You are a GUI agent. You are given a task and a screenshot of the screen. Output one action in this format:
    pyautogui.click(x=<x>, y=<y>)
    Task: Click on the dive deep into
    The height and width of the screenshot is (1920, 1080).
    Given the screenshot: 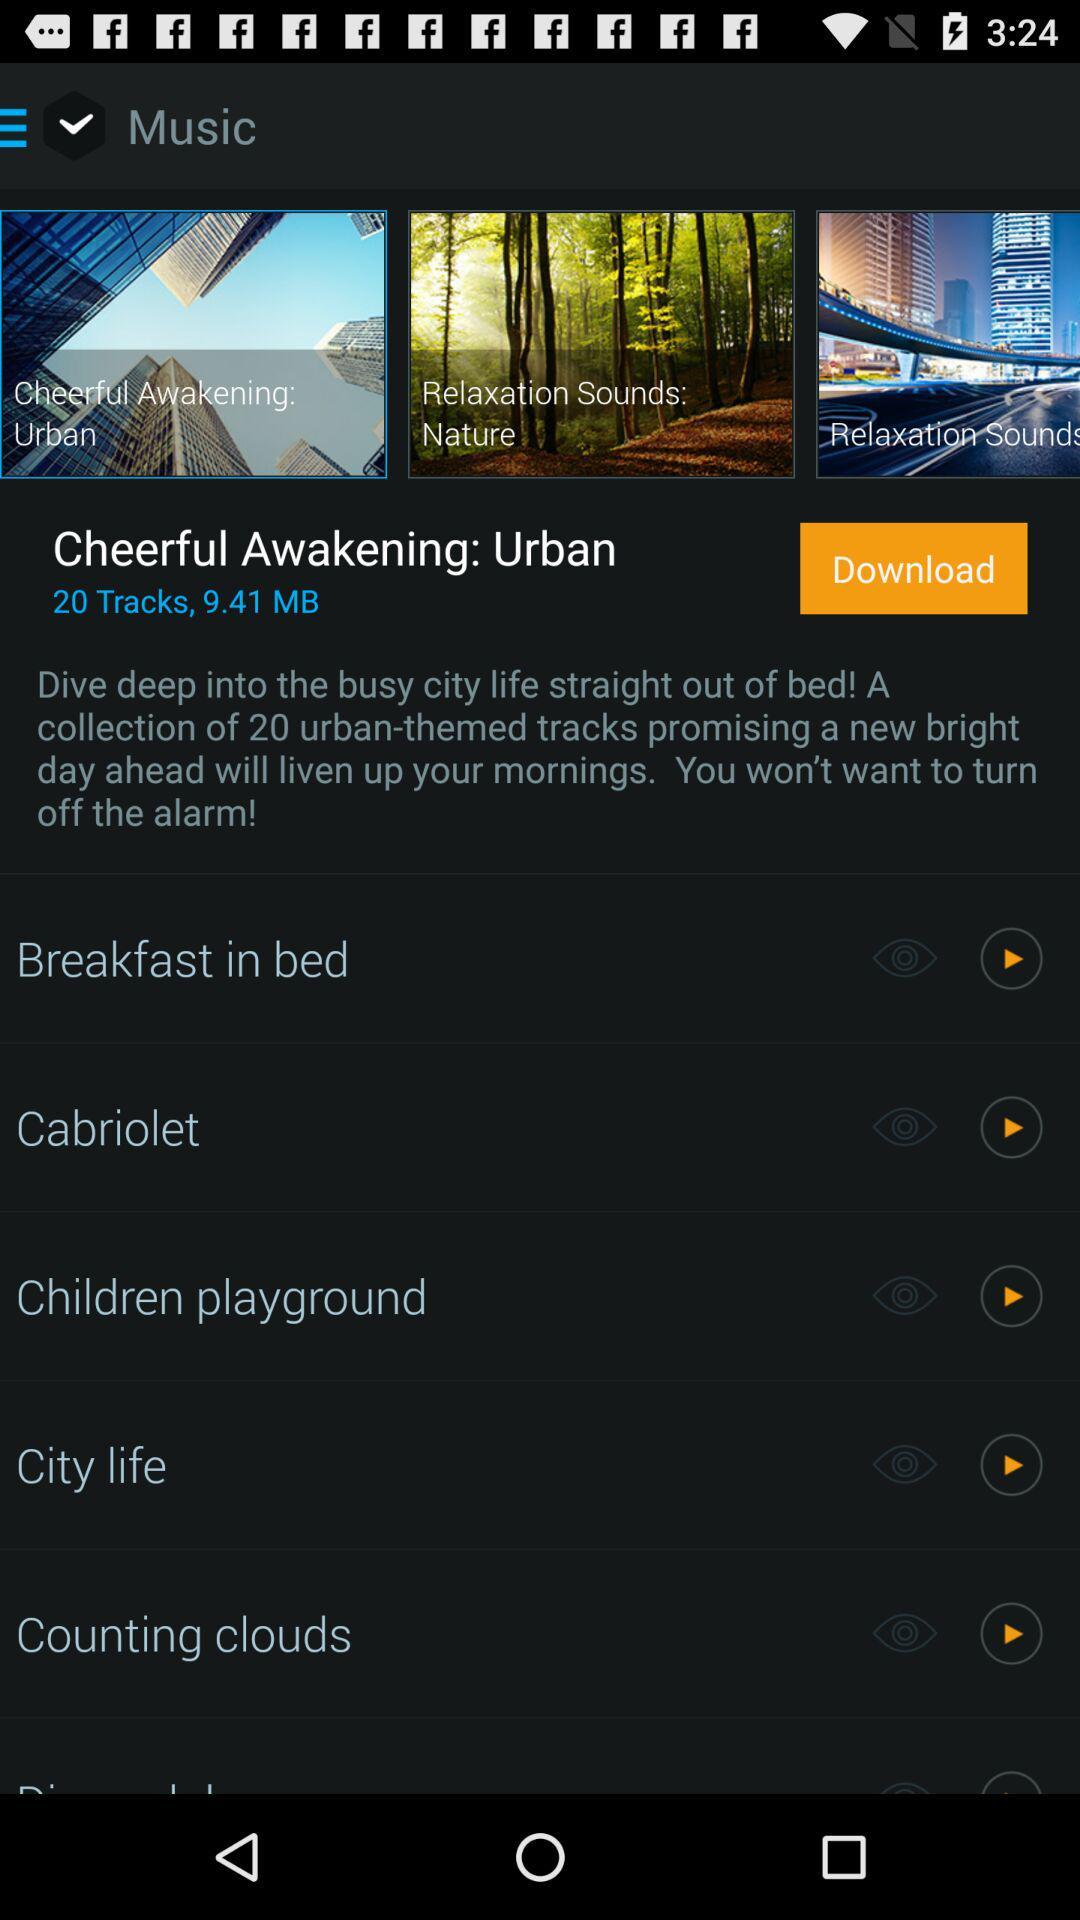 What is the action you would take?
    pyautogui.click(x=540, y=746)
    